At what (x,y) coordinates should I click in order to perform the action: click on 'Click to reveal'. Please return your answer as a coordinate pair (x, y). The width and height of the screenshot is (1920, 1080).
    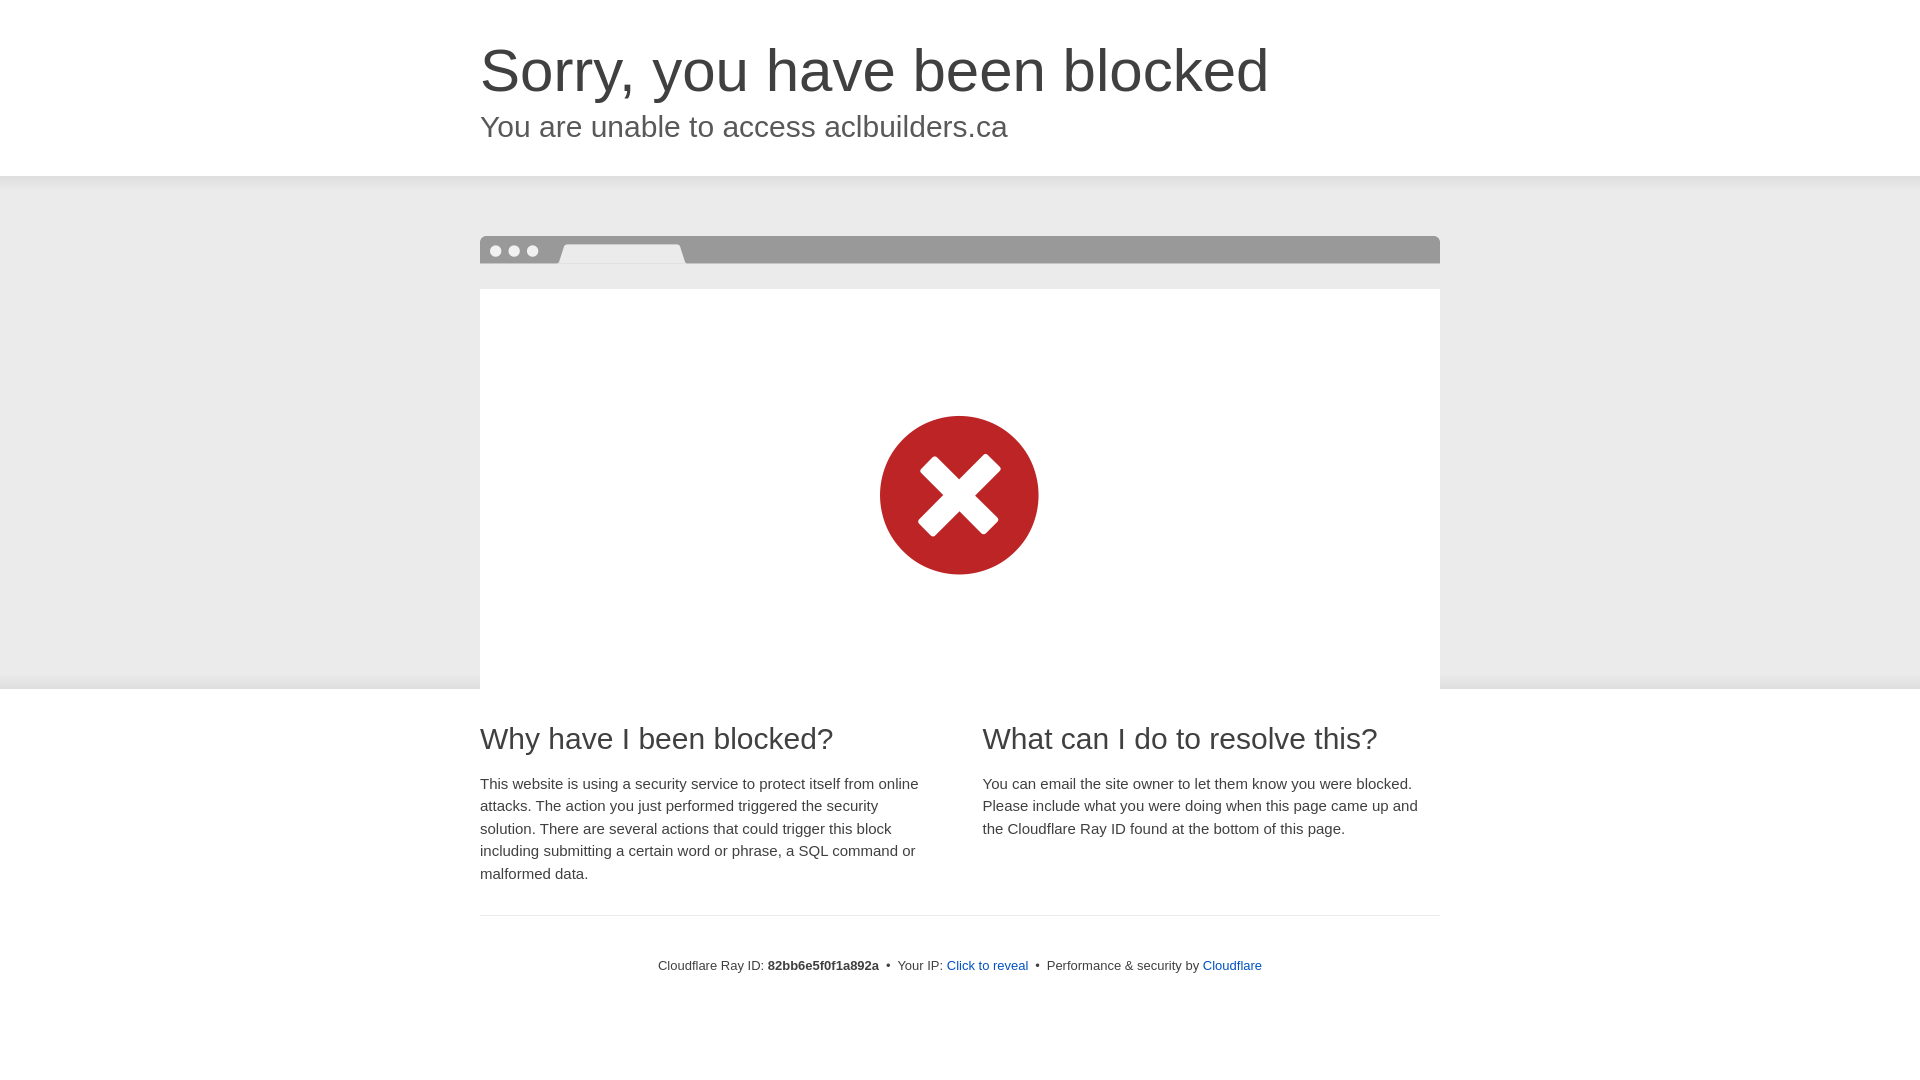
    Looking at the image, I should click on (988, 964).